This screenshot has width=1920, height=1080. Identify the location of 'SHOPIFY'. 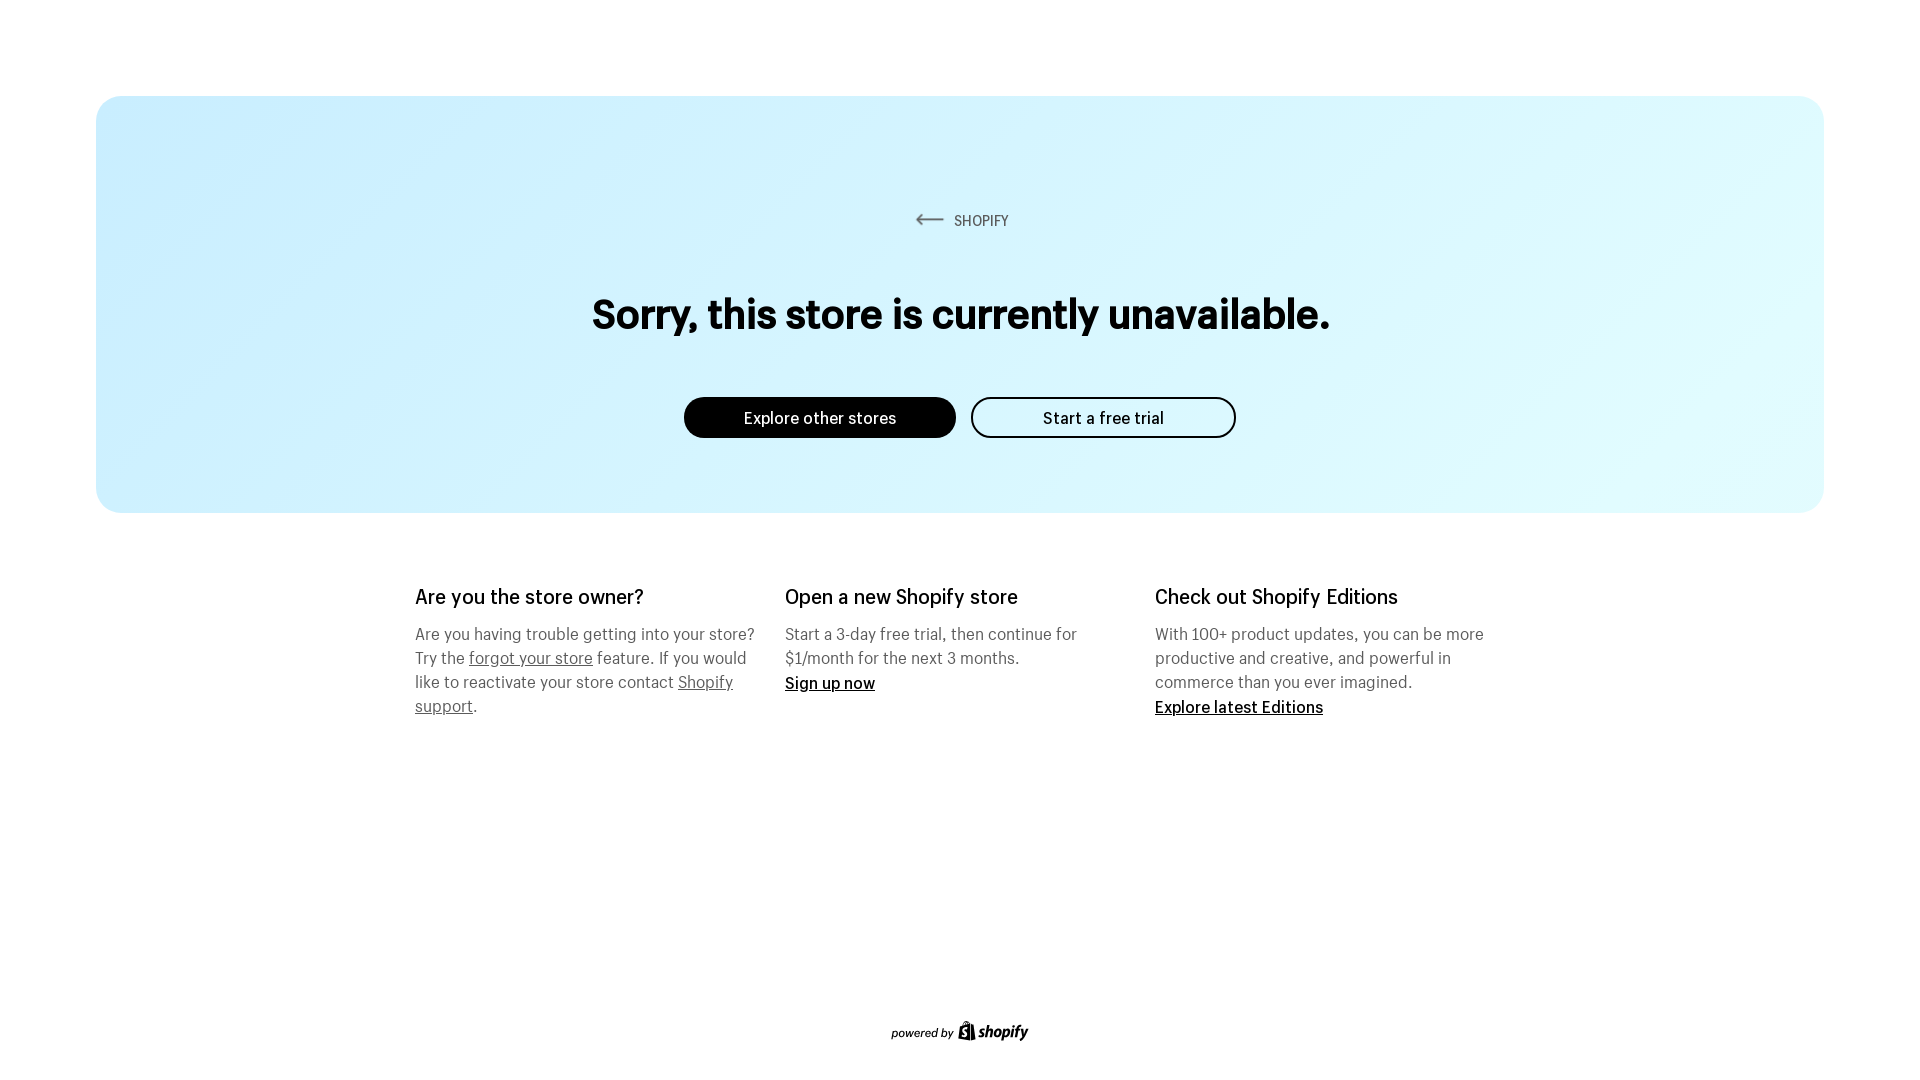
(960, 220).